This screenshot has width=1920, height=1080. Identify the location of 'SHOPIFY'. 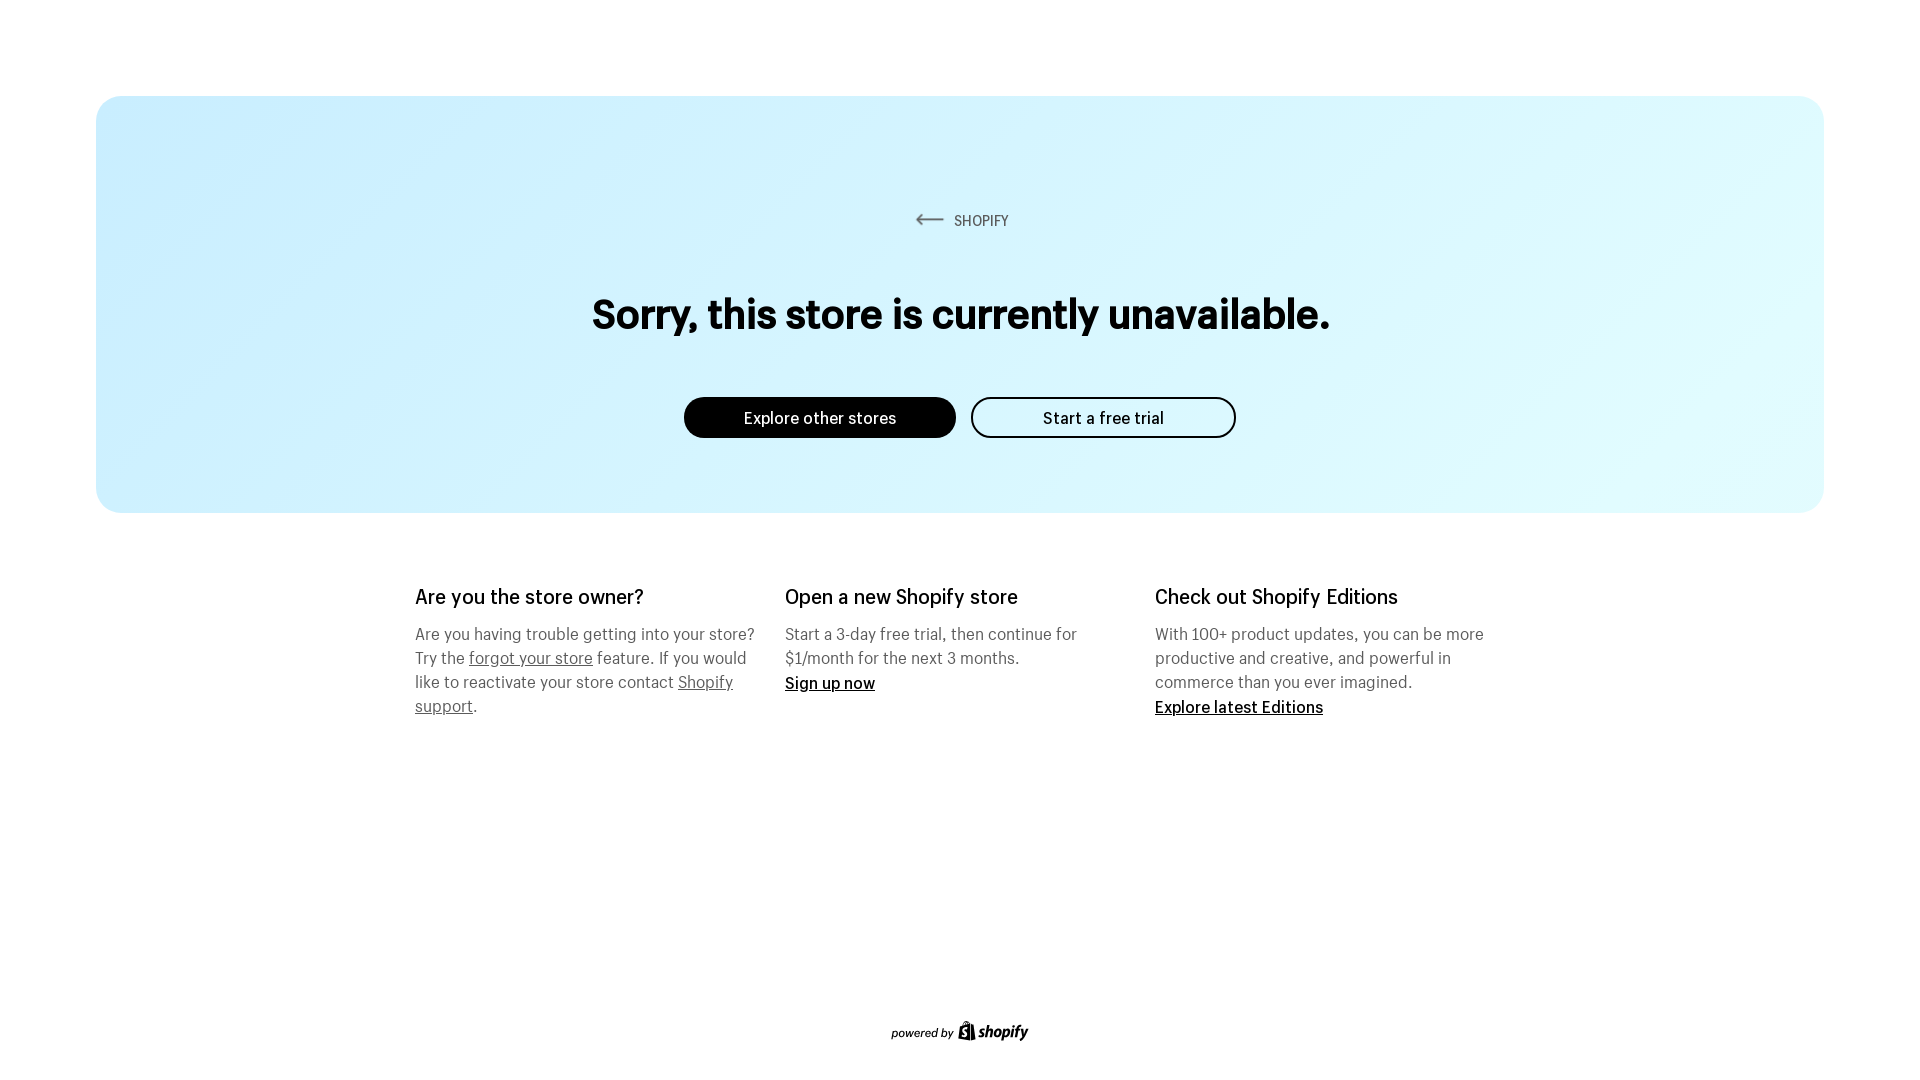
(960, 220).